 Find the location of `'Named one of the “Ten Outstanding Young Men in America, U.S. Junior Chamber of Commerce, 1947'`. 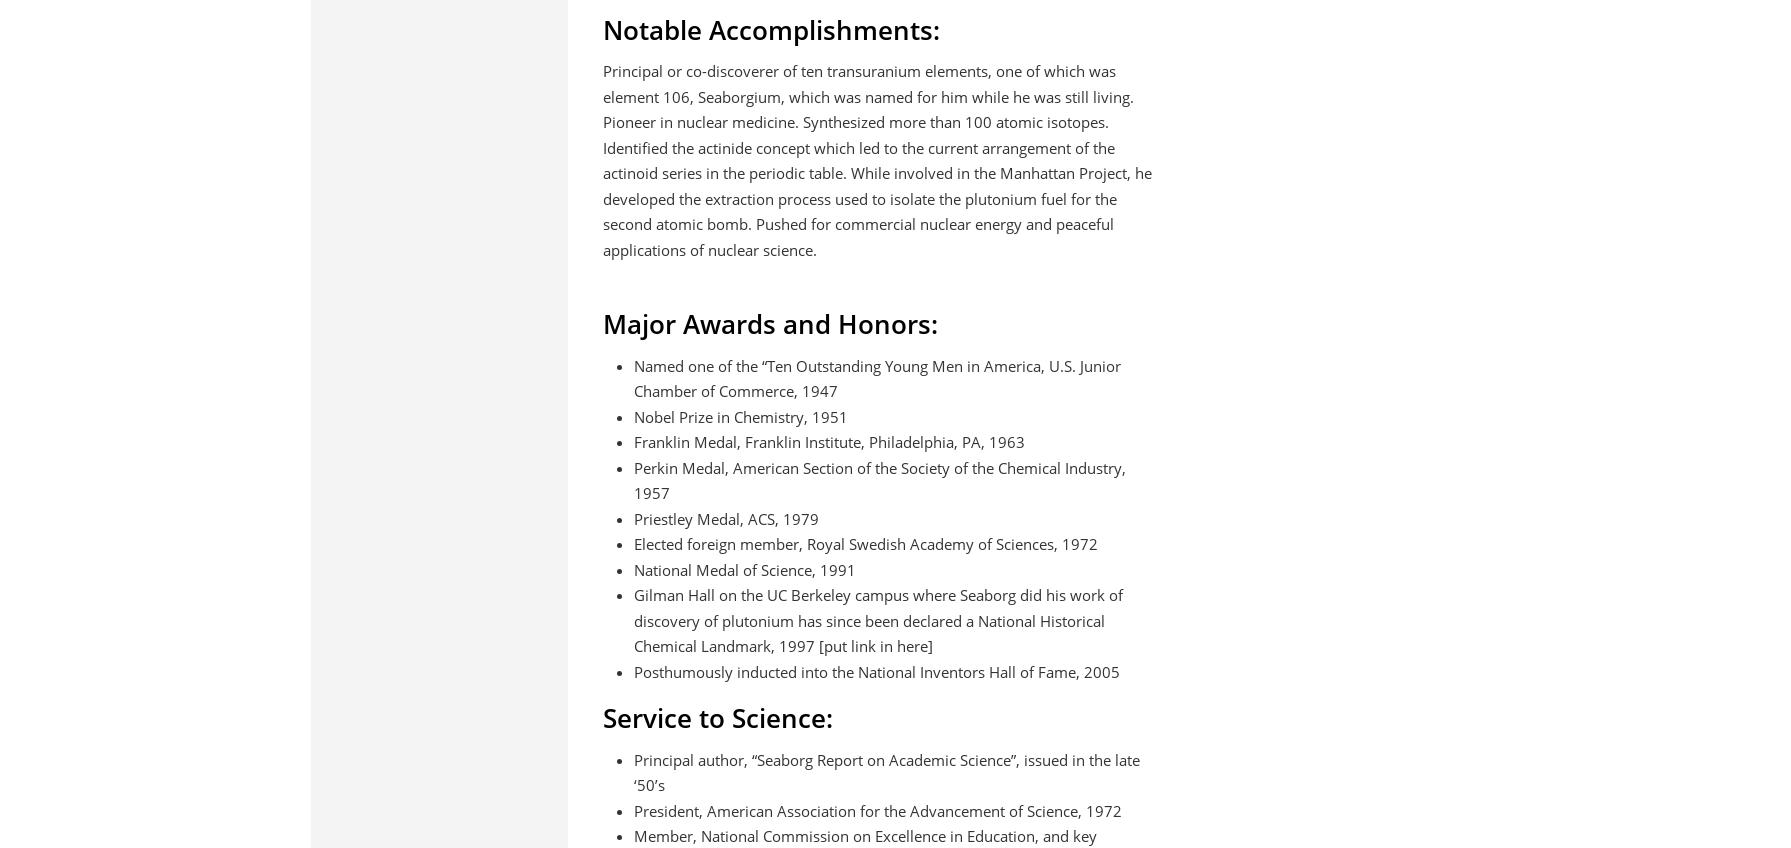

'Named one of the “Ten Outstanding Young Men in America, U.S. Junior Chamber of Commerce, 1947' is located at coordinates (876, 378).